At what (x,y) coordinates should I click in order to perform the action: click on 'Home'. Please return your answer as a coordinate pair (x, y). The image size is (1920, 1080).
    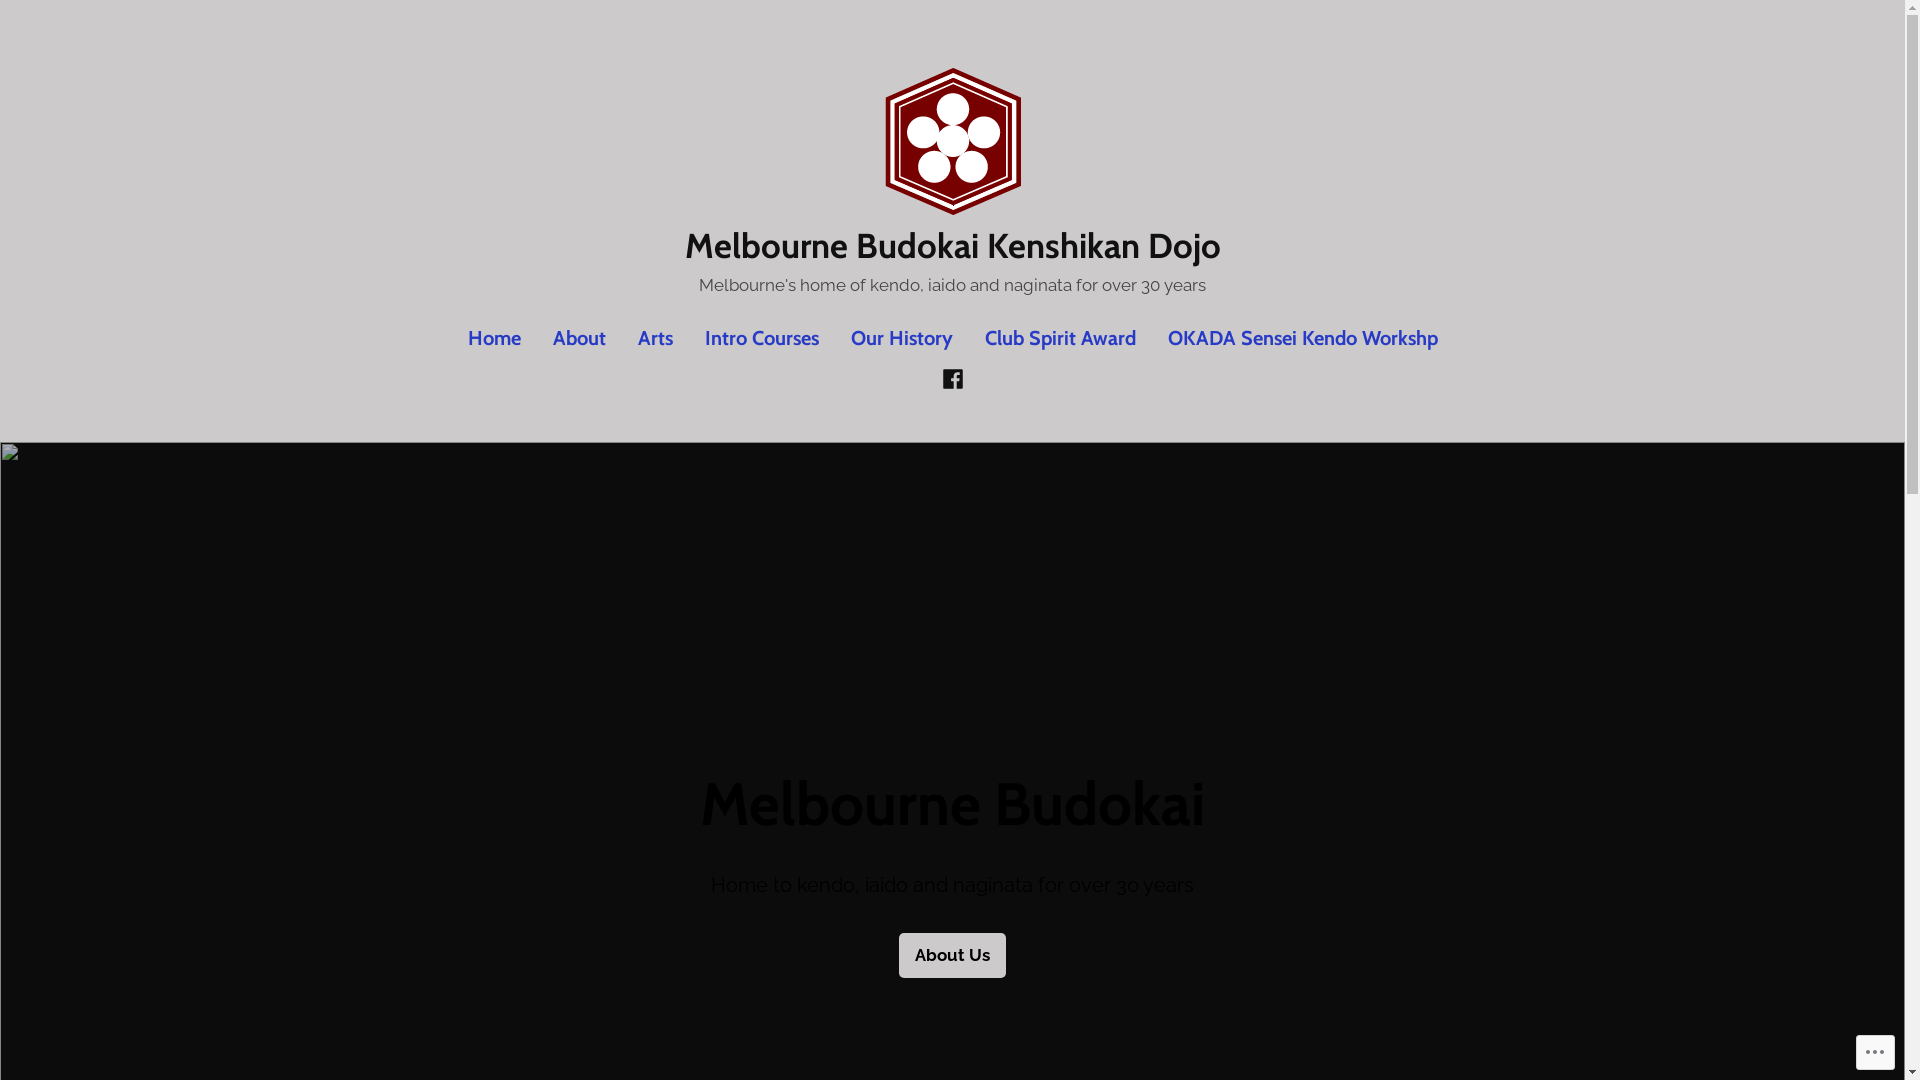
    Looking at the image, I should click on (502, 336).